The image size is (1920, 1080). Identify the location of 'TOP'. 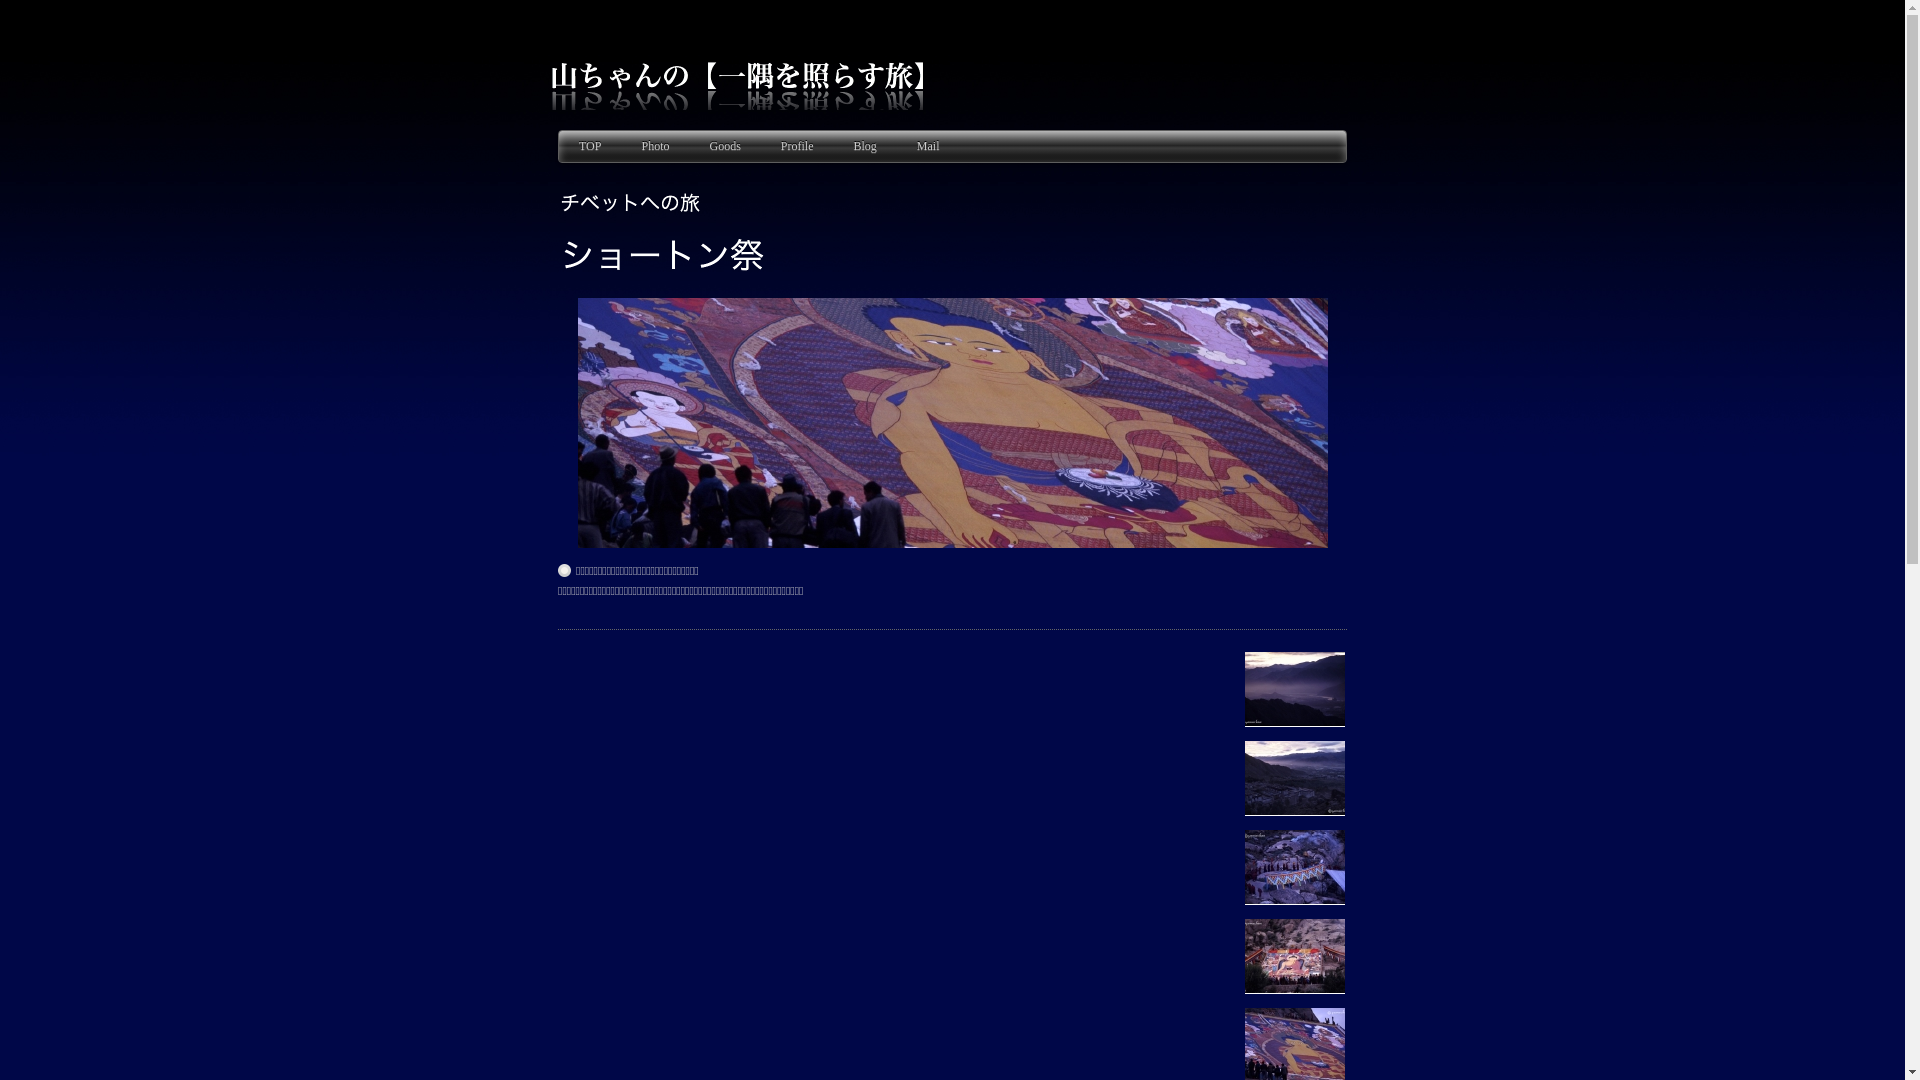
(589, 145).